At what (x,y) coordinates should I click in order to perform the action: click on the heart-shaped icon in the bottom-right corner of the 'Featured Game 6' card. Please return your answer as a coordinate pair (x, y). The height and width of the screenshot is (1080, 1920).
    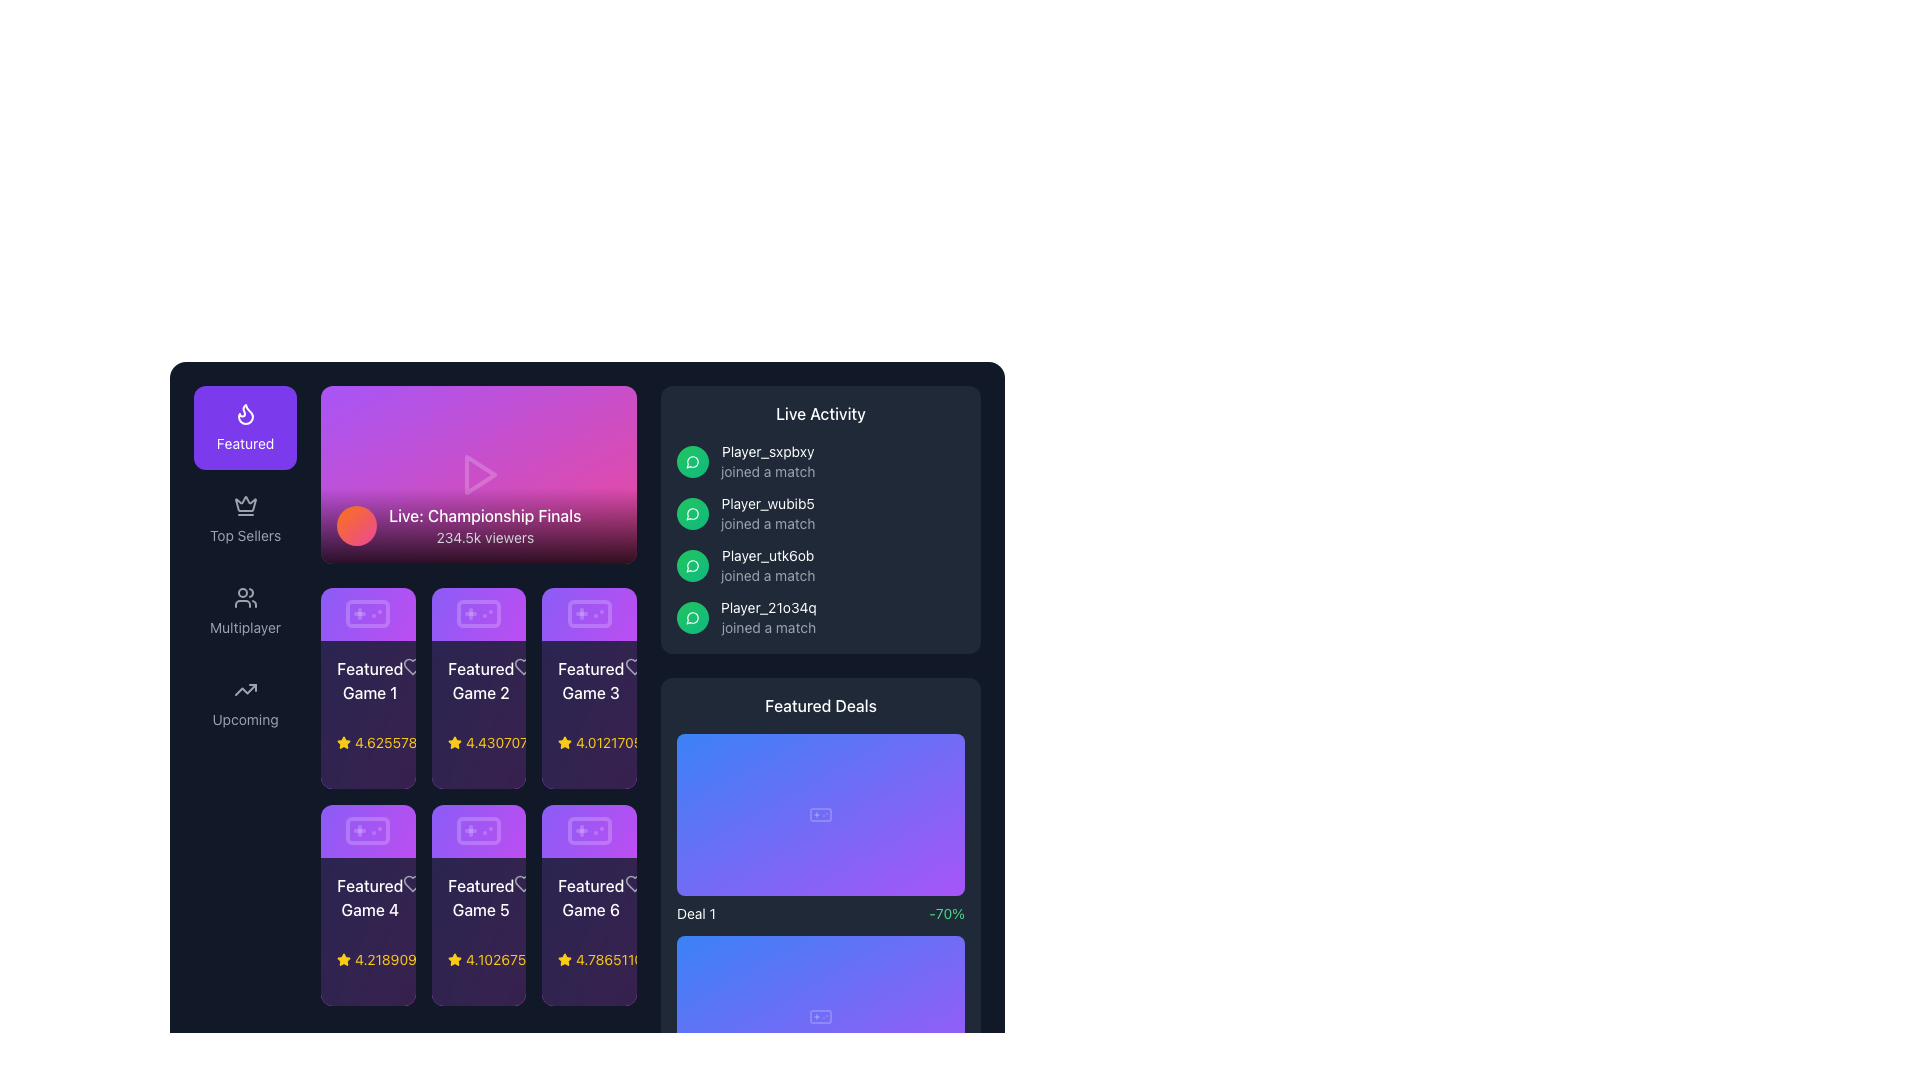
    Looking at the image, I should click on (633, 883).